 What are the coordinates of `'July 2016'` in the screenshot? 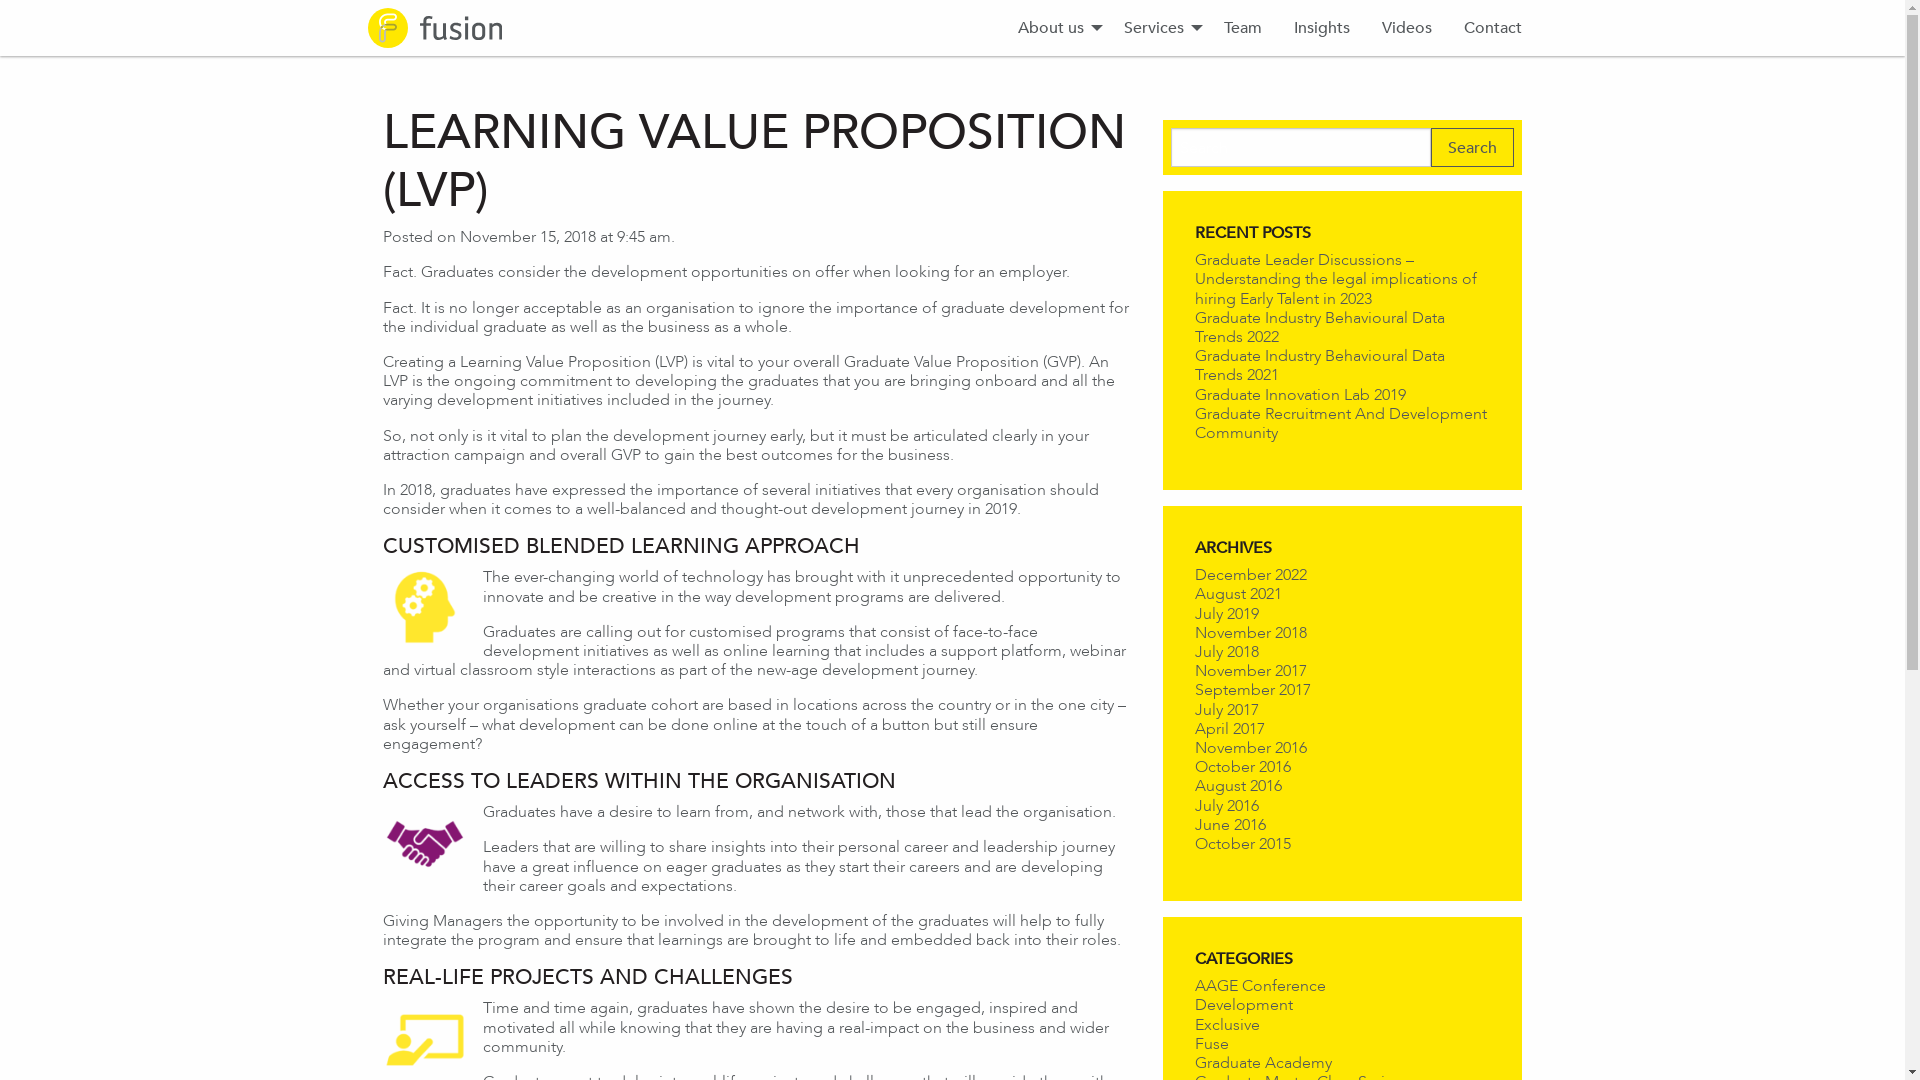 It's located at (1224, 803).